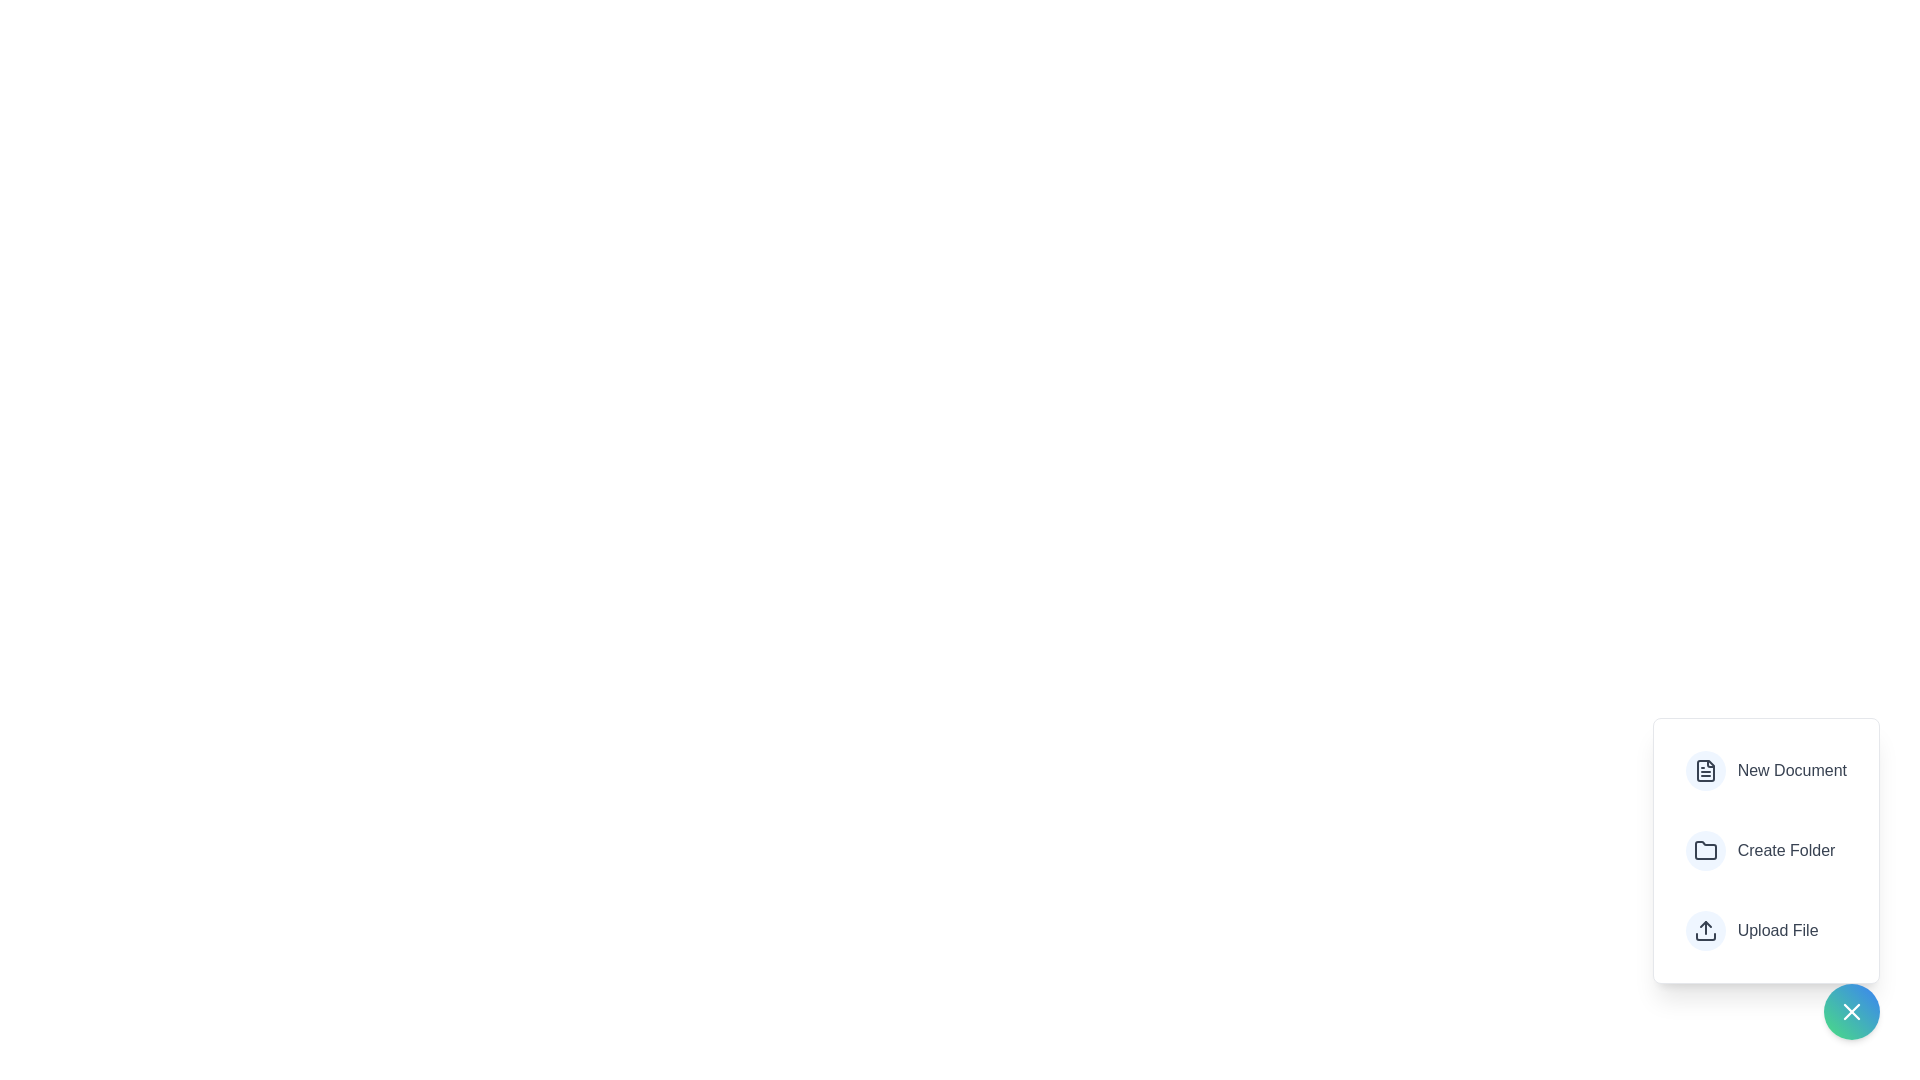 The height and width of the screenshot is (1080, 1920). What do you see at coordinates (1760, 851) in the screenshot?
I see `the menu option Create Folder by clicking on it` at bounding box center [1760, 851].